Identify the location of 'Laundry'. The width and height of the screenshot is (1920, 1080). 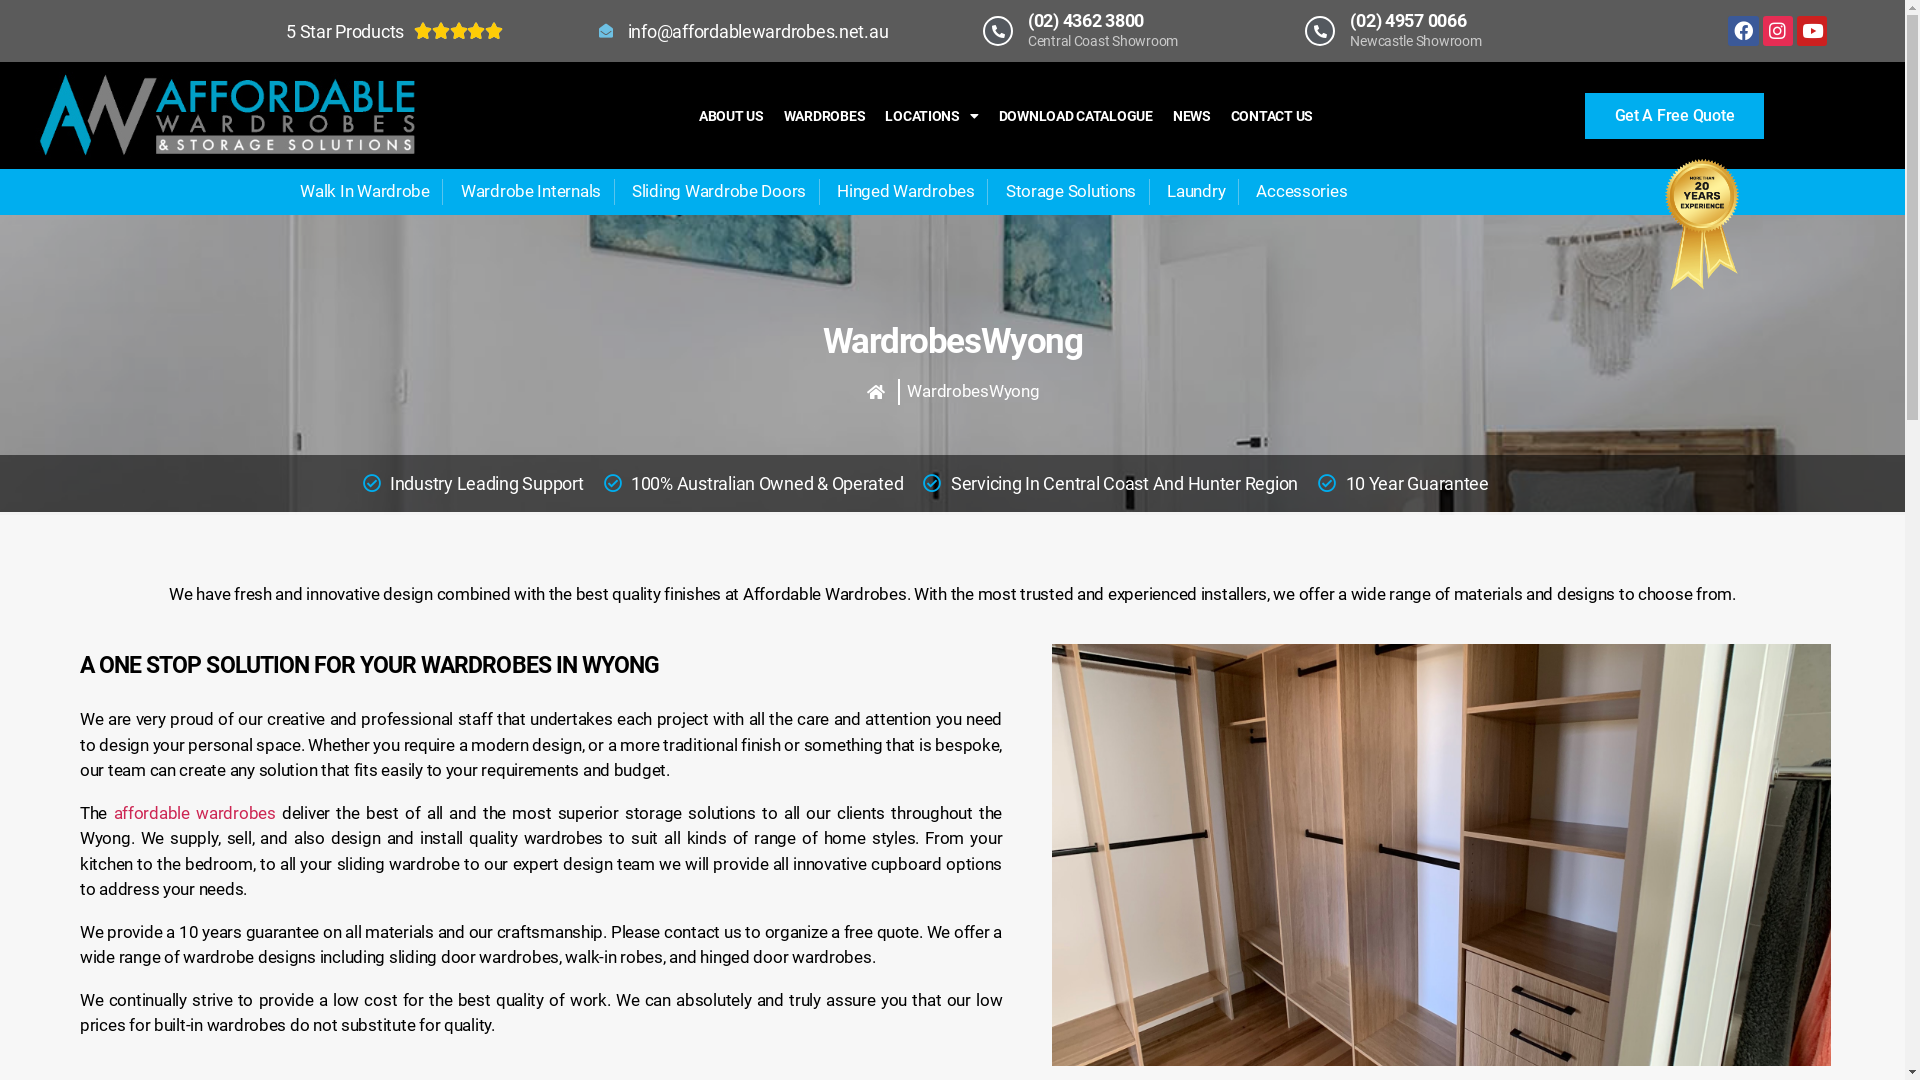
(1193, 192).